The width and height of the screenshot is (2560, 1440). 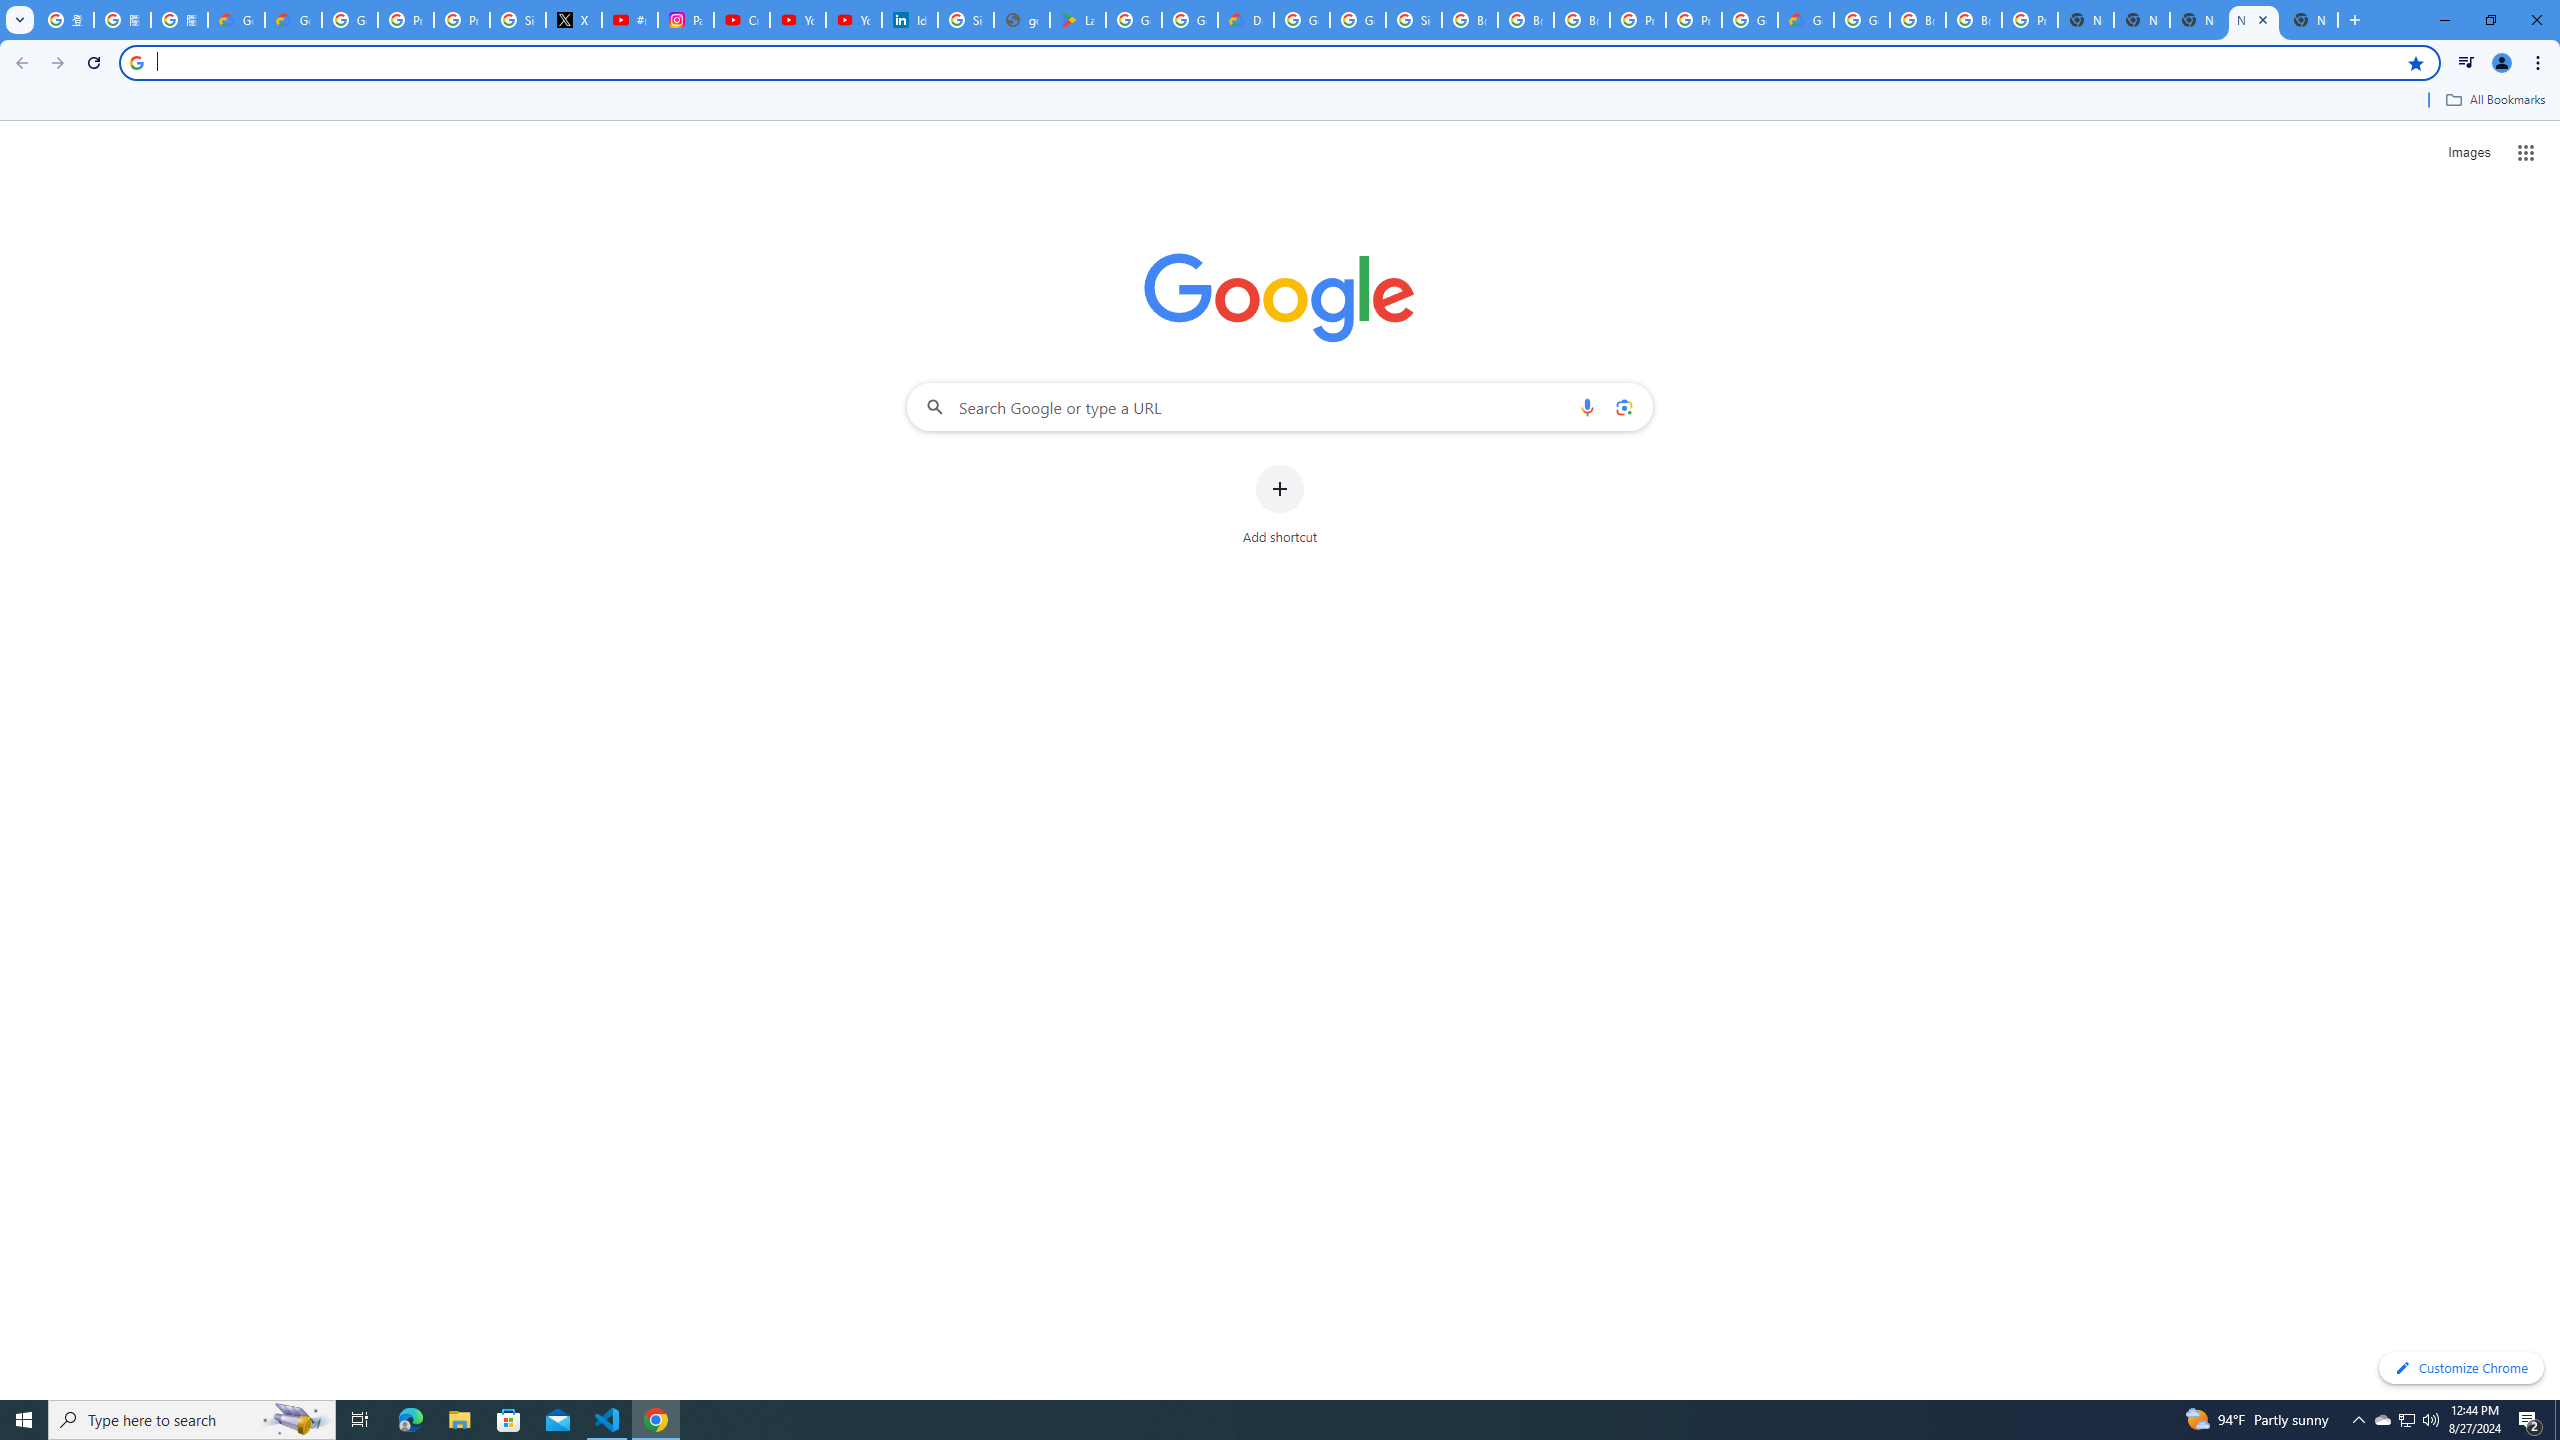 What do you see at coordinates (852, 19) in the screenshot?
I see `'YouTube Culture & Trends - YouTube Top 10, 2021'` at bounding box center [852, 19].